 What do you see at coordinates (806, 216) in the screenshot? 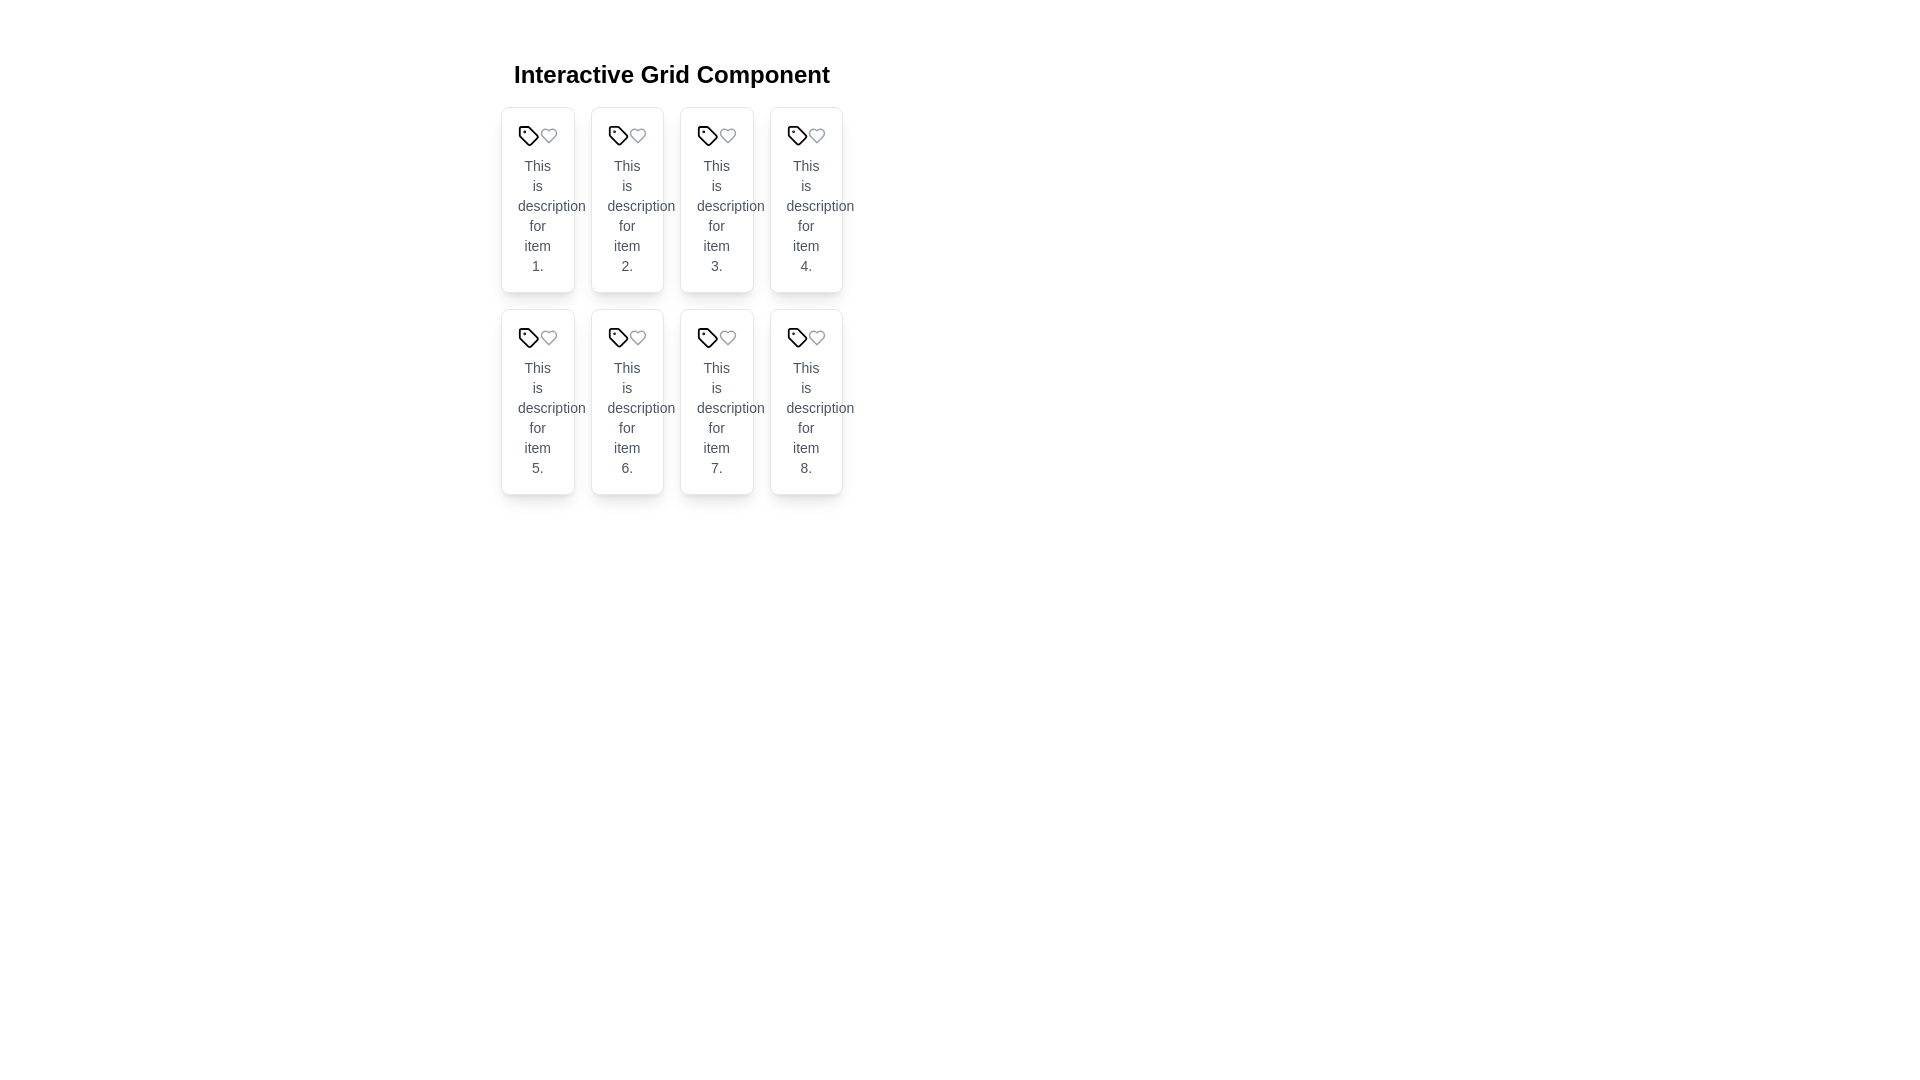
I see `the text block styled with smaller, light gray text that reads 'This is description for item 4.', located beneath the title 'Tile 4' within the fourth tile of the grid layout` at bounding box center [806, 216].